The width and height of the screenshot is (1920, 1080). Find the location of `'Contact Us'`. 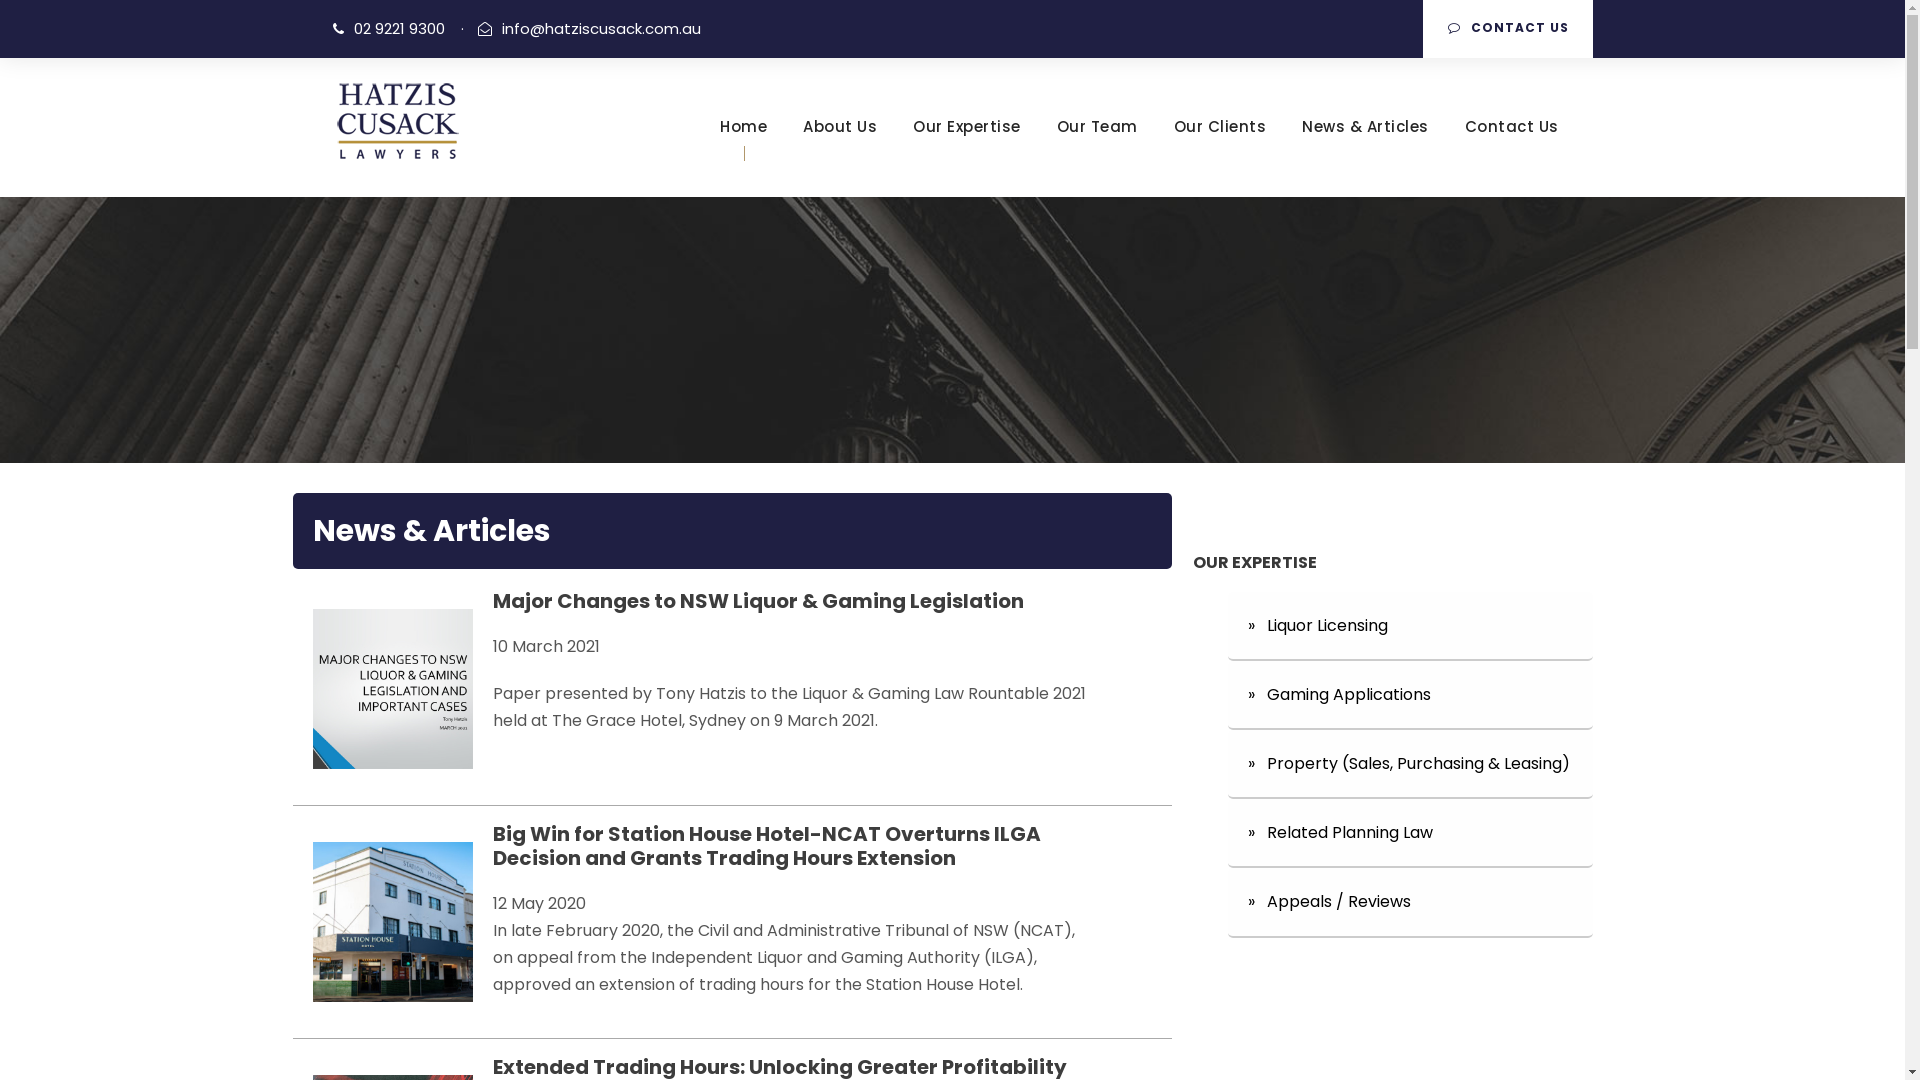

'Contact Us' is located at coordinates (1511, 154).